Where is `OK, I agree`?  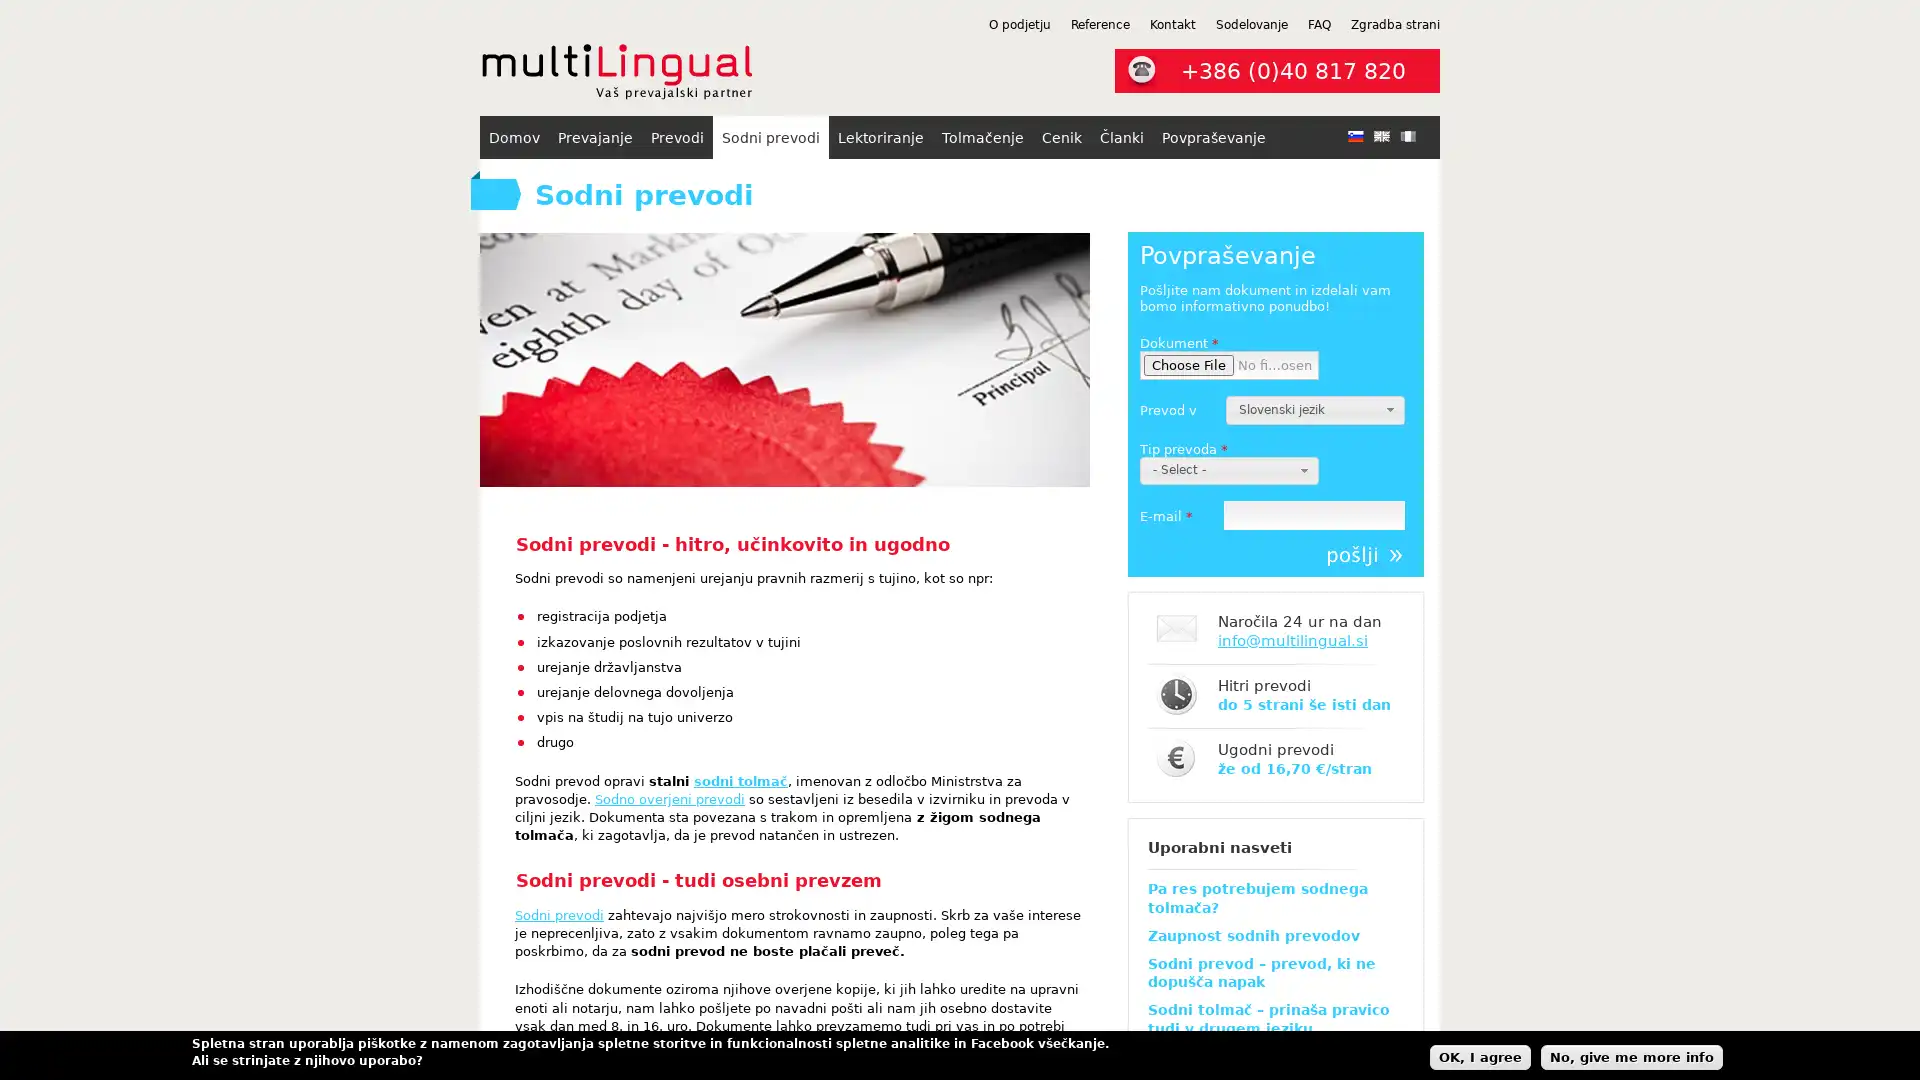
OK, I agree is located at coordinates (1480, 1055).